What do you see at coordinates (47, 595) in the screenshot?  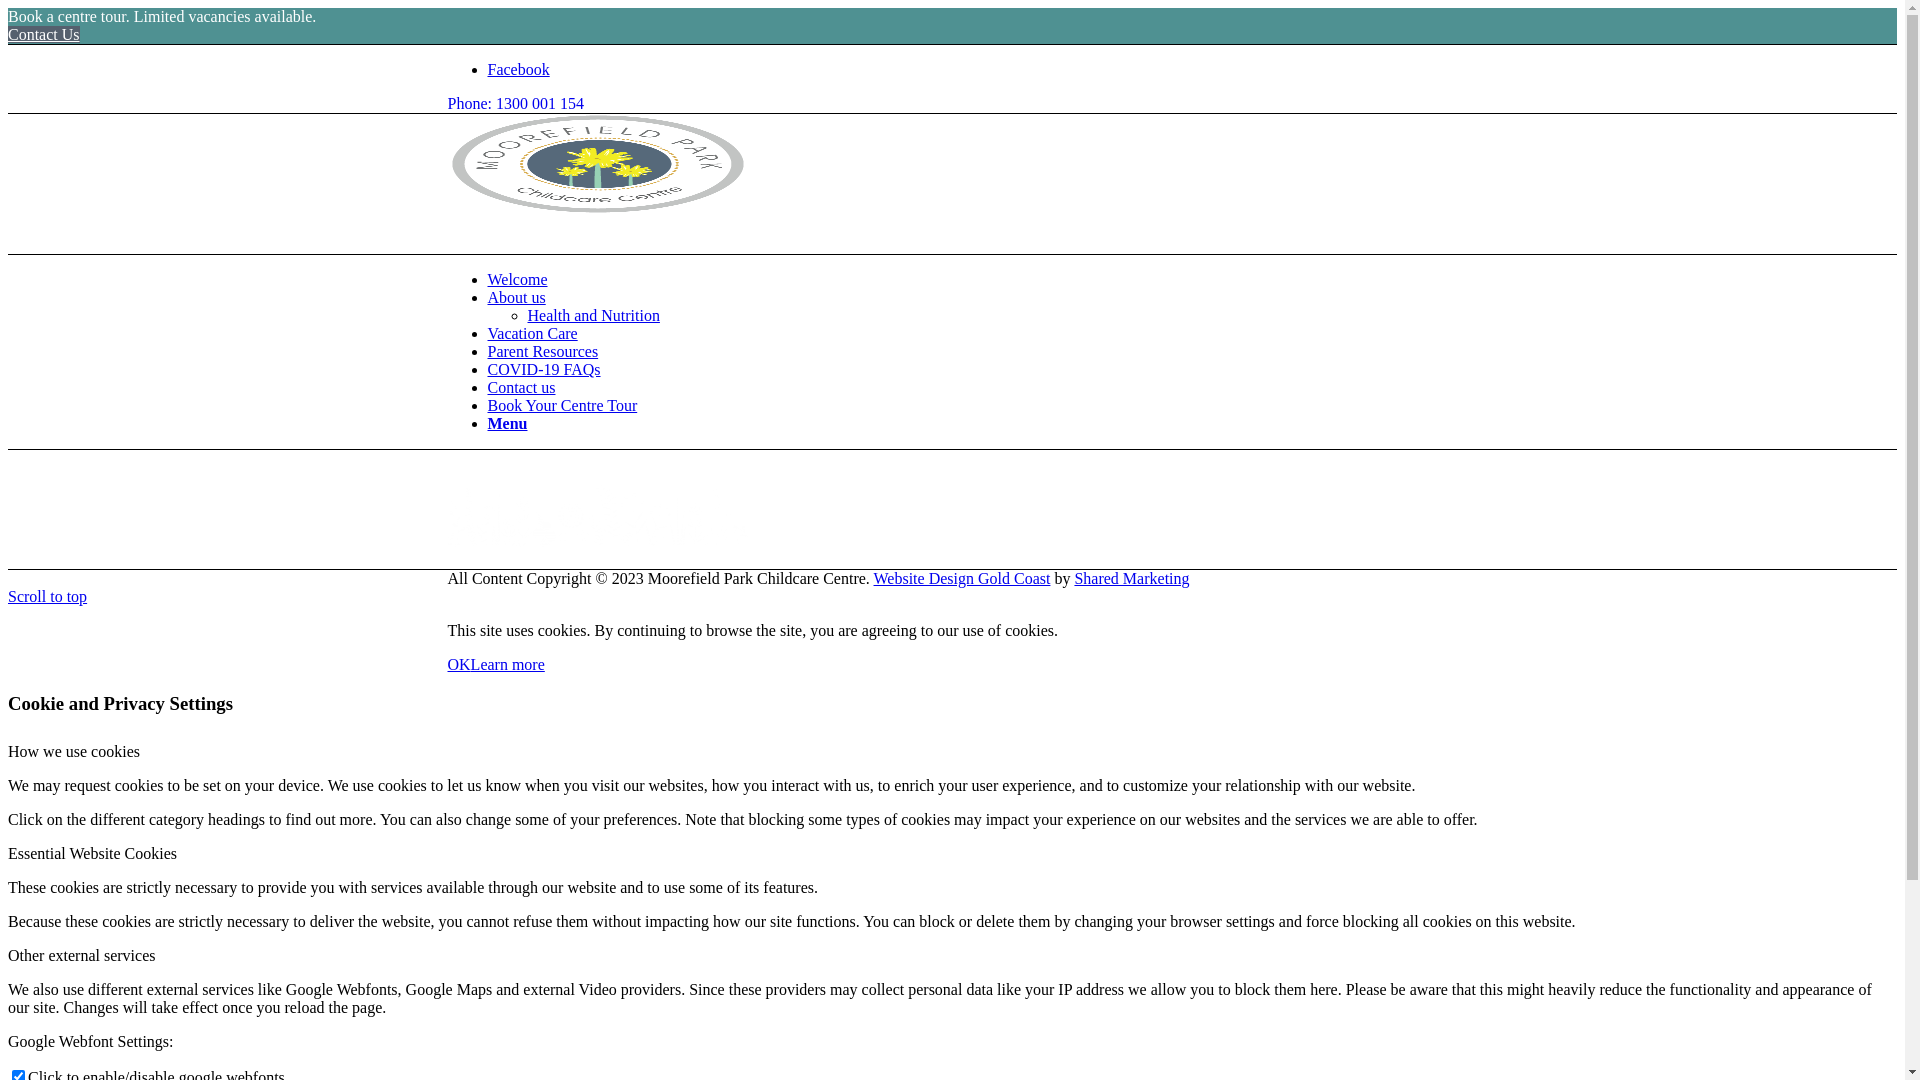 I see `'Scroll to top'` at bounding box center [47, 595].